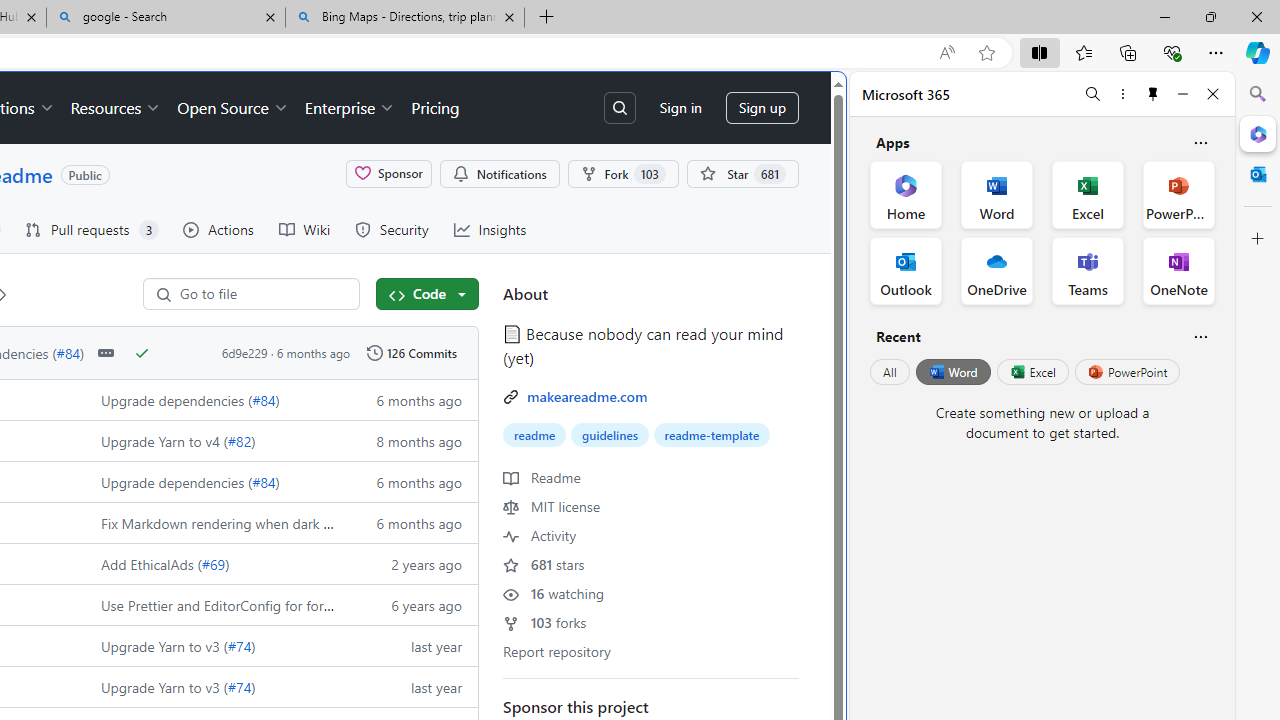 This screenshot has width=1280, height=720. Describe the element at coordinates (741, 172) in the screenshot. I see `' Star 681'` at that location.